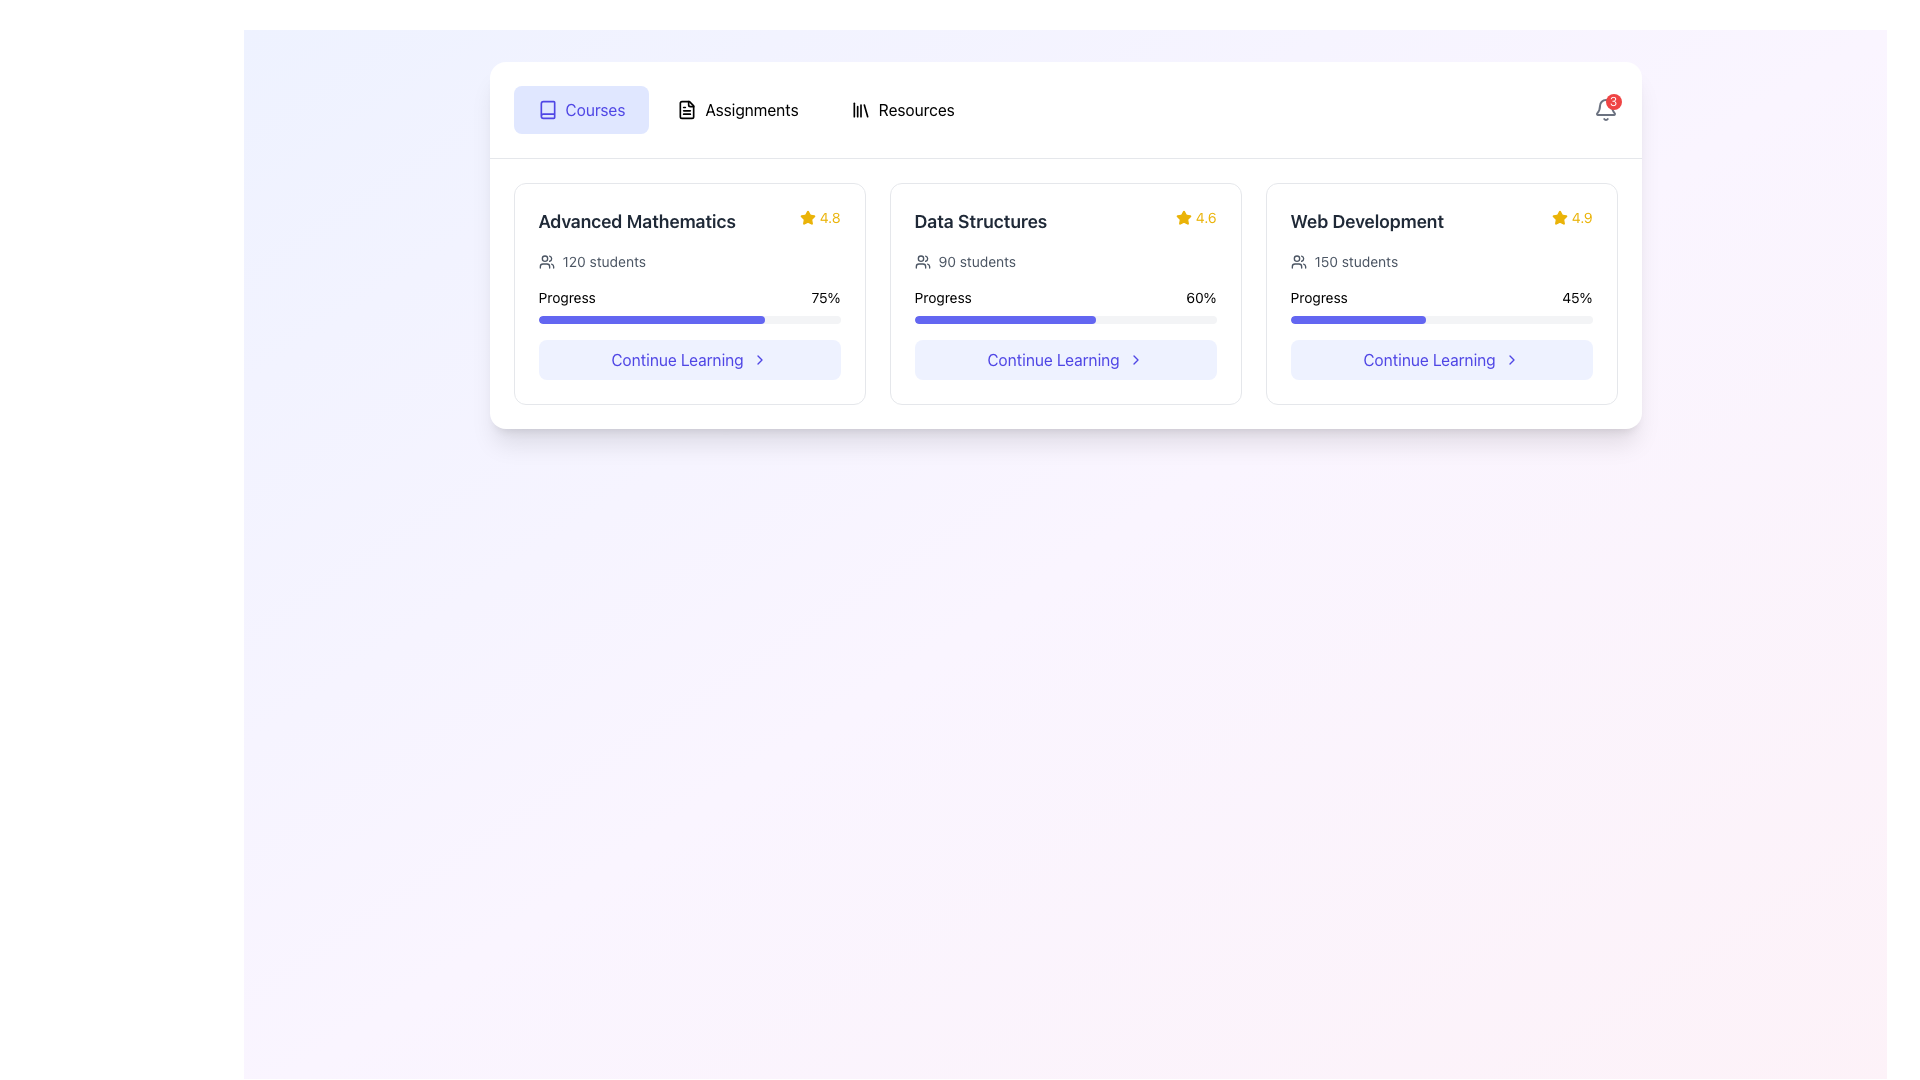 Image resolution: width=1920 pixels, height=1080 pixels. Describe the element at coordinates (1183, 218) in the screenshot. I see `the star icon representing a rating system, located in the top-right corner of the 'Data Structures' card, adjacent to the text '4.6'` at that location.